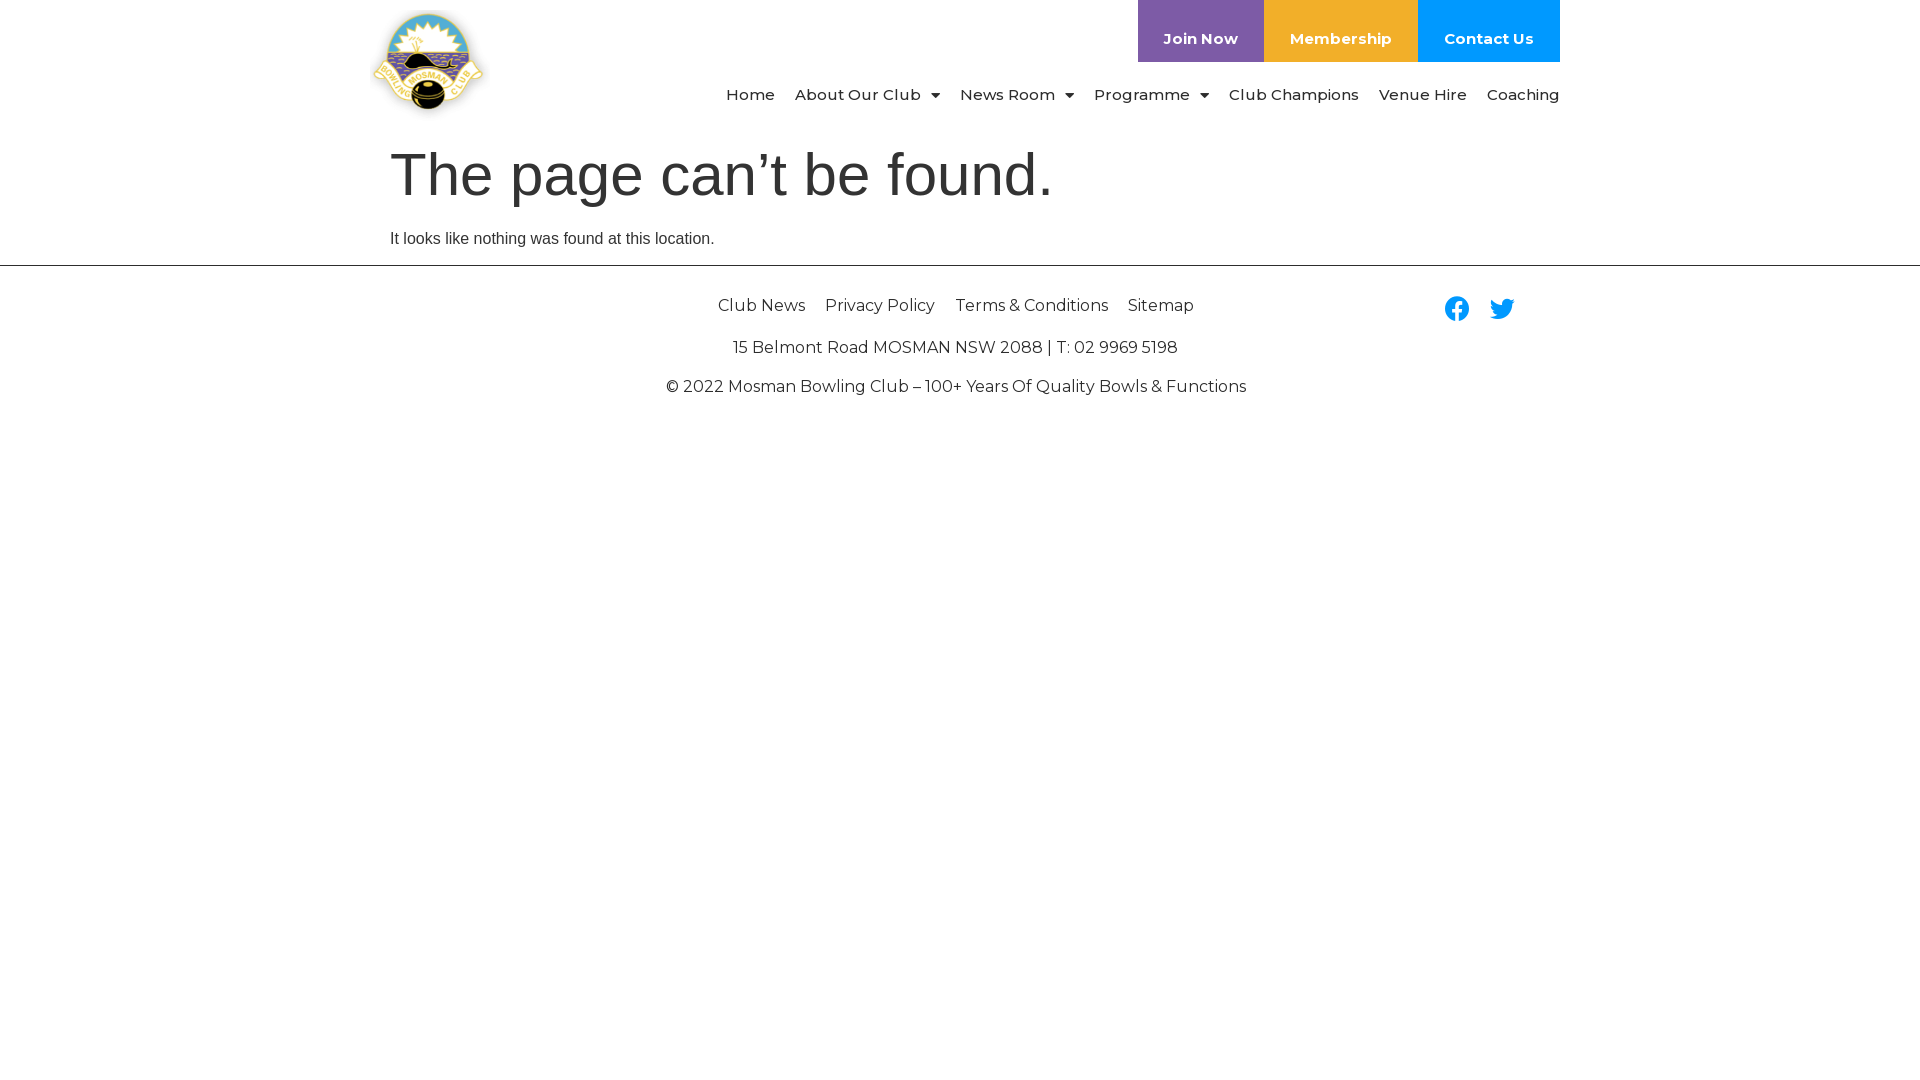 The height and width of the screenshot is (1080, 1920). What do you see at coordinates (760, 305) in the screenshot?
I see `'Club News'` at bounding box center [760, 305].